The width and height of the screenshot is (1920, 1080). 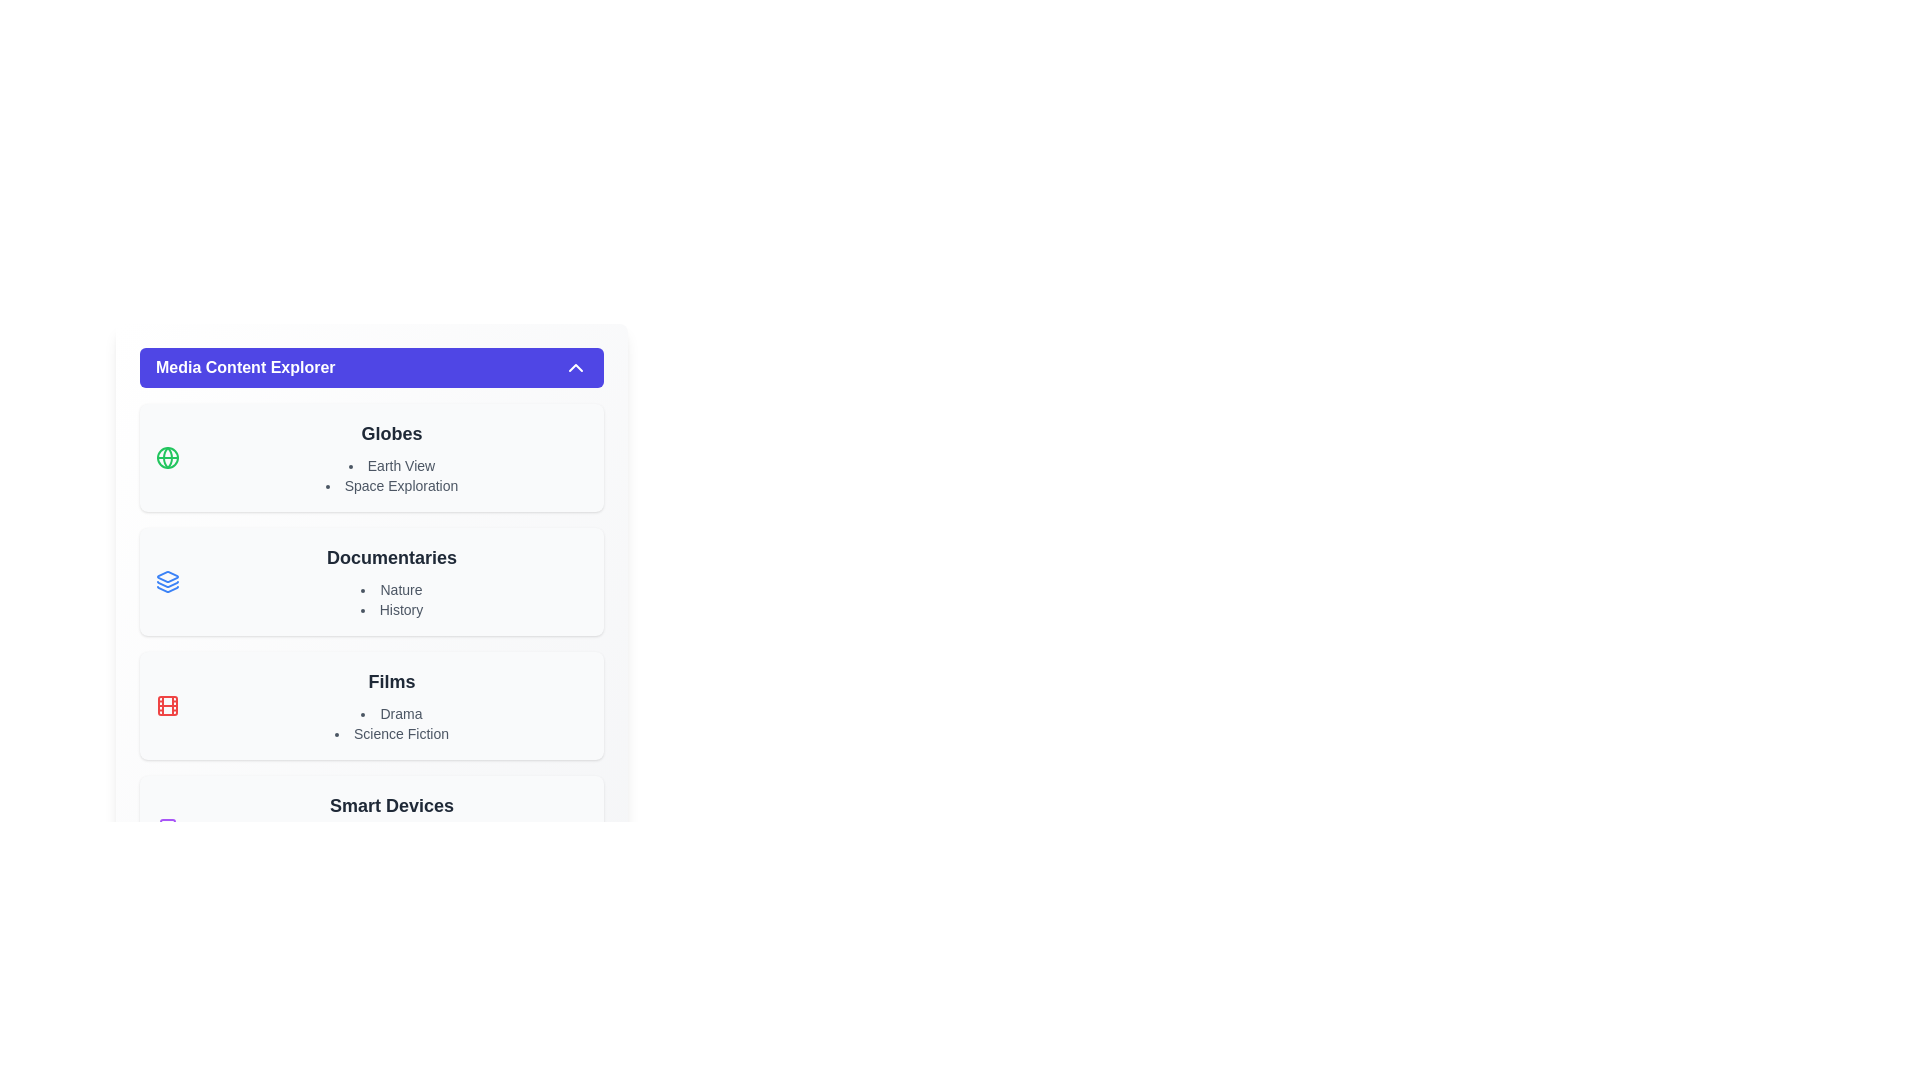 What do you see at coordinates (392, 733) in the screenshot?
I see `the bullet point item labeled 'Science Fiction' in the Films category, which is styled with a disc marker and is gray in color` at bounding box center [392, 733].